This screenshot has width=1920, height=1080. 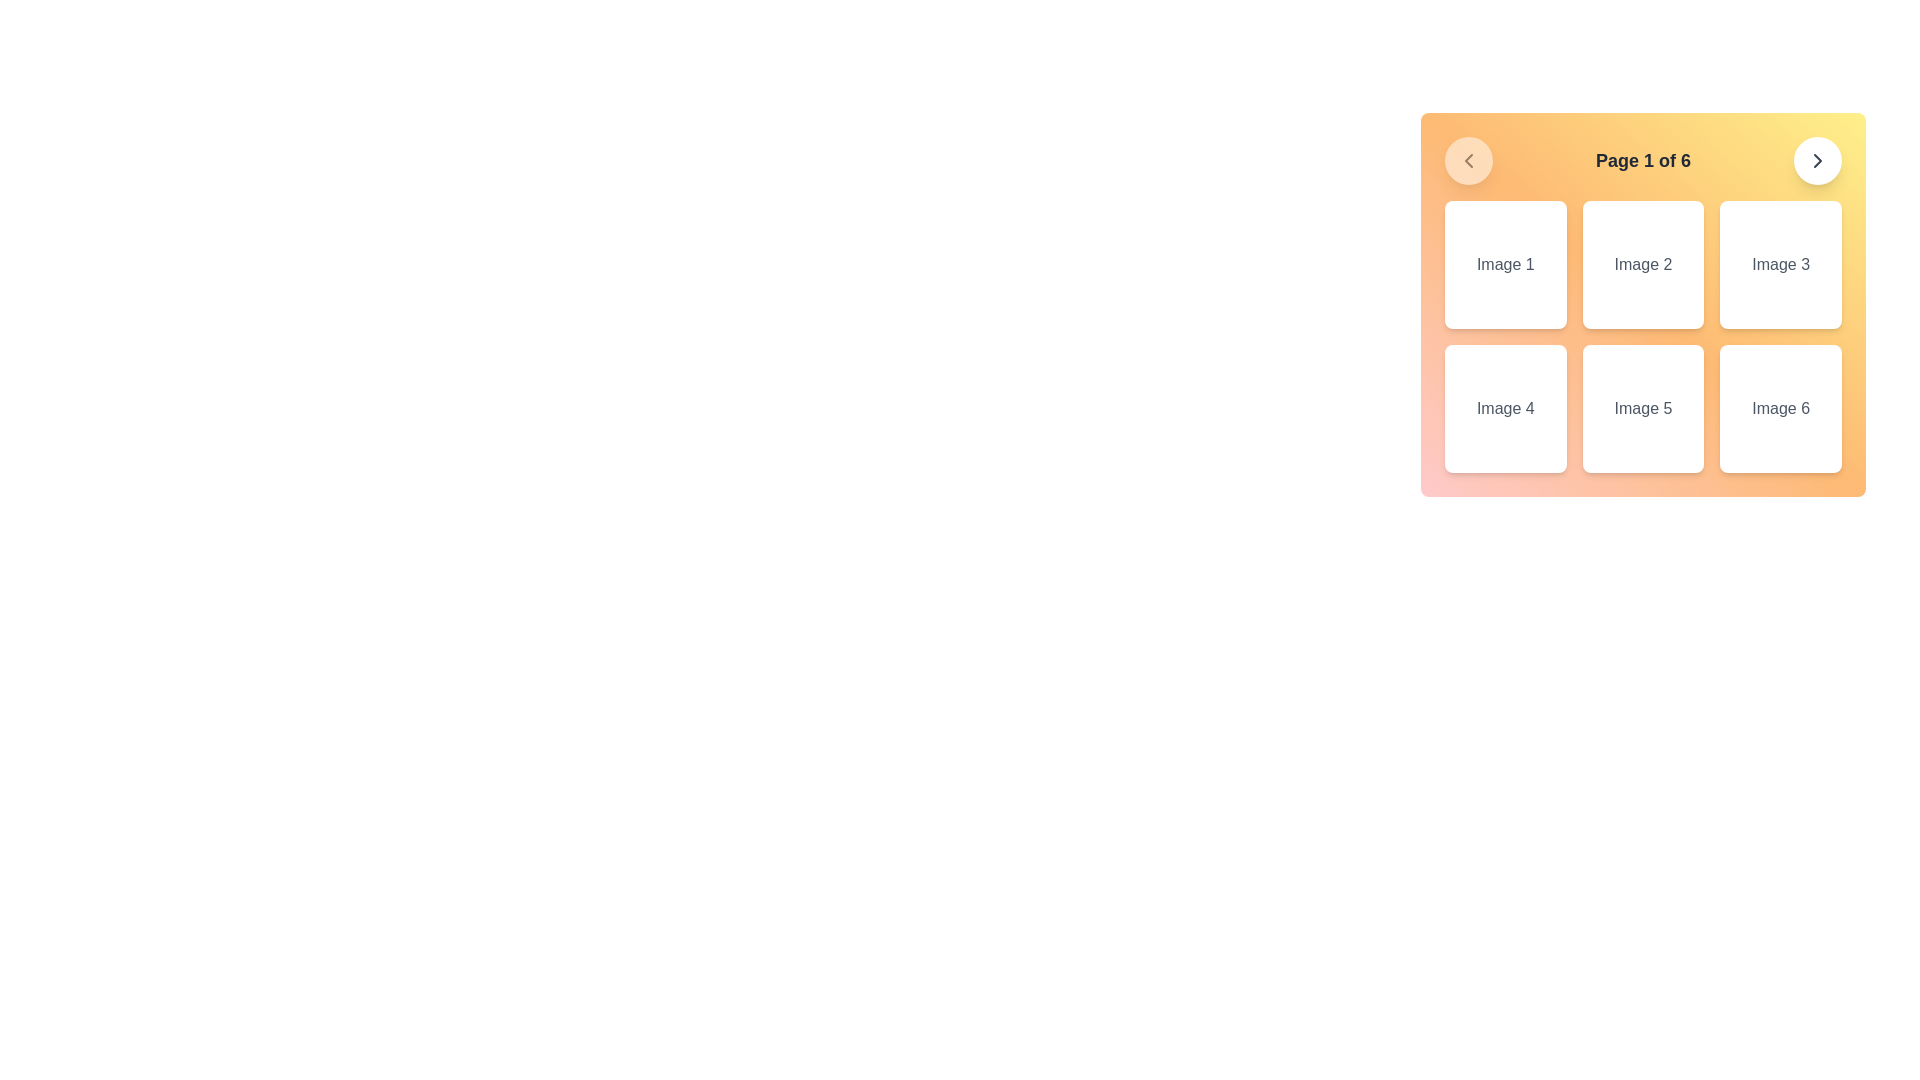 I want to click on the Static Label displaying 'Image 5' which is located in the second row, middle column of a grid layout, so click(x=1643, y=407).